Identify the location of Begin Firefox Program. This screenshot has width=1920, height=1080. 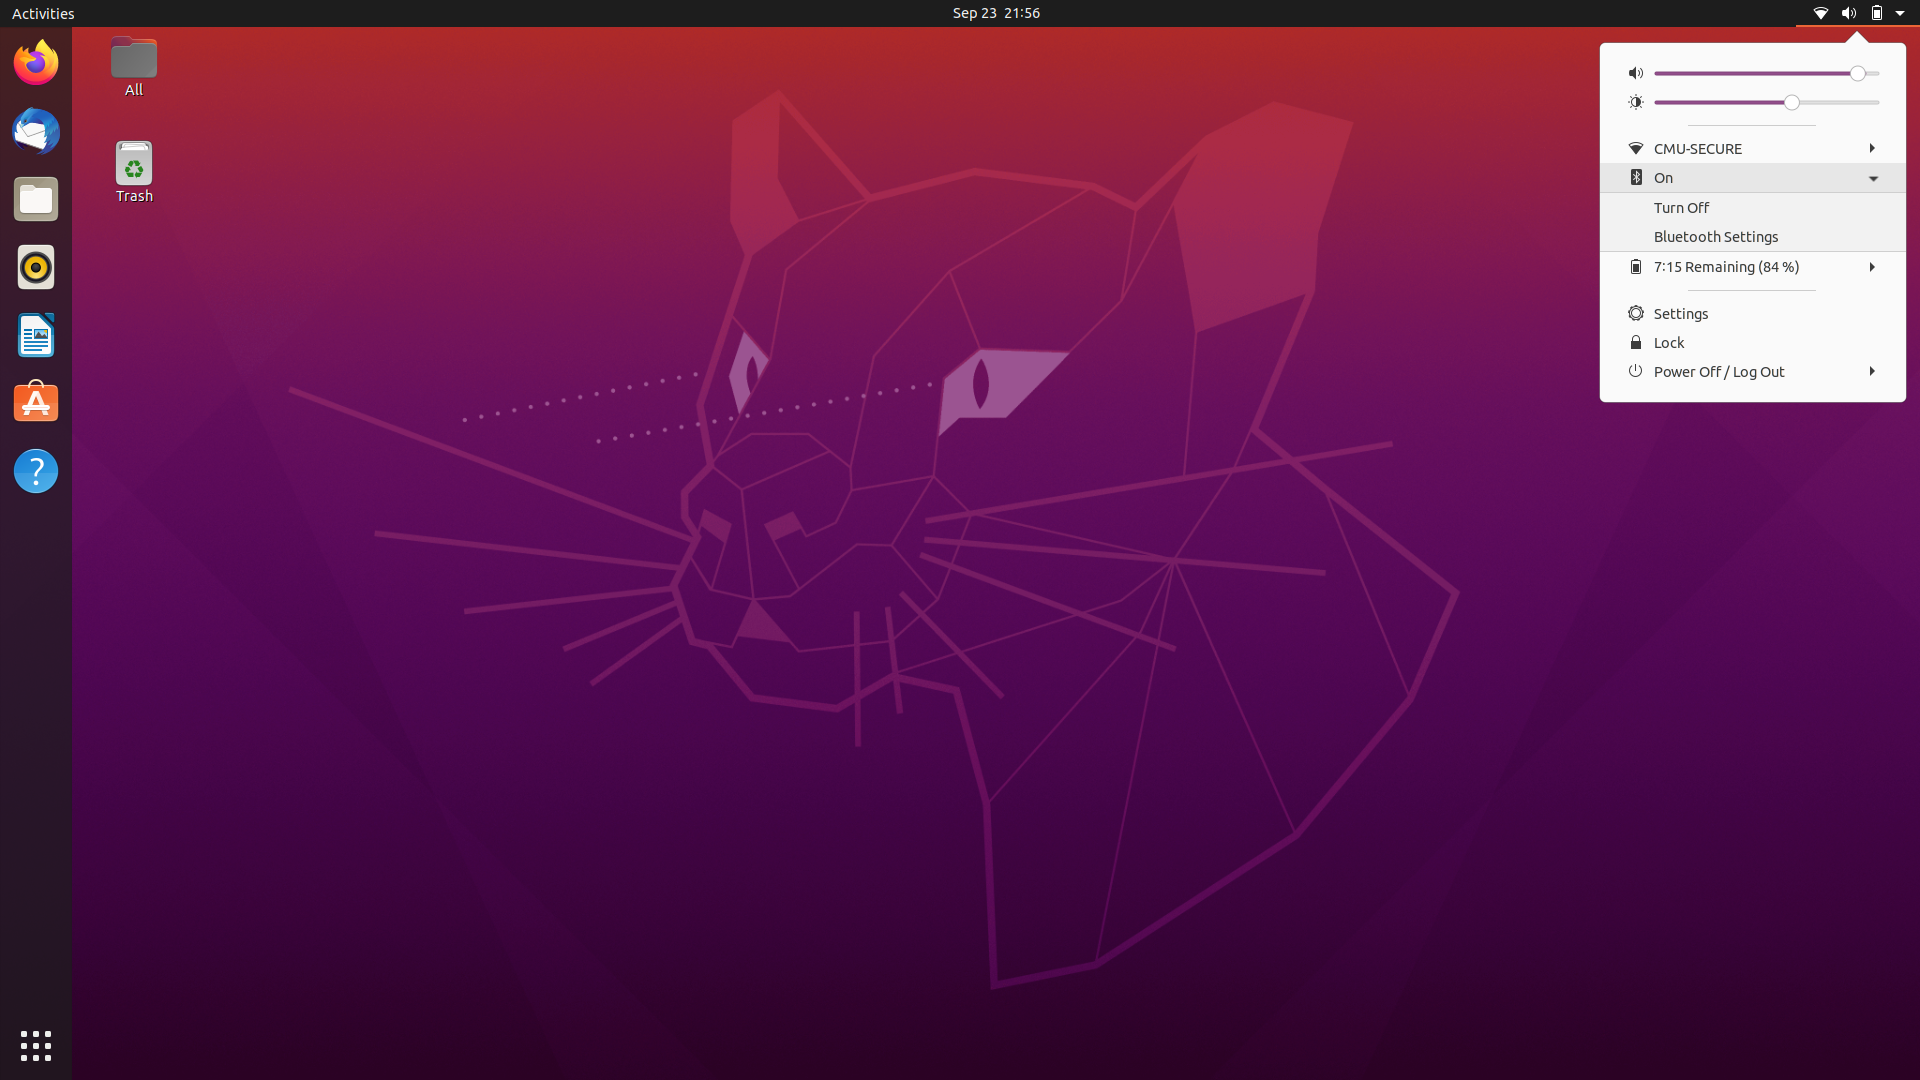
(34, 60).